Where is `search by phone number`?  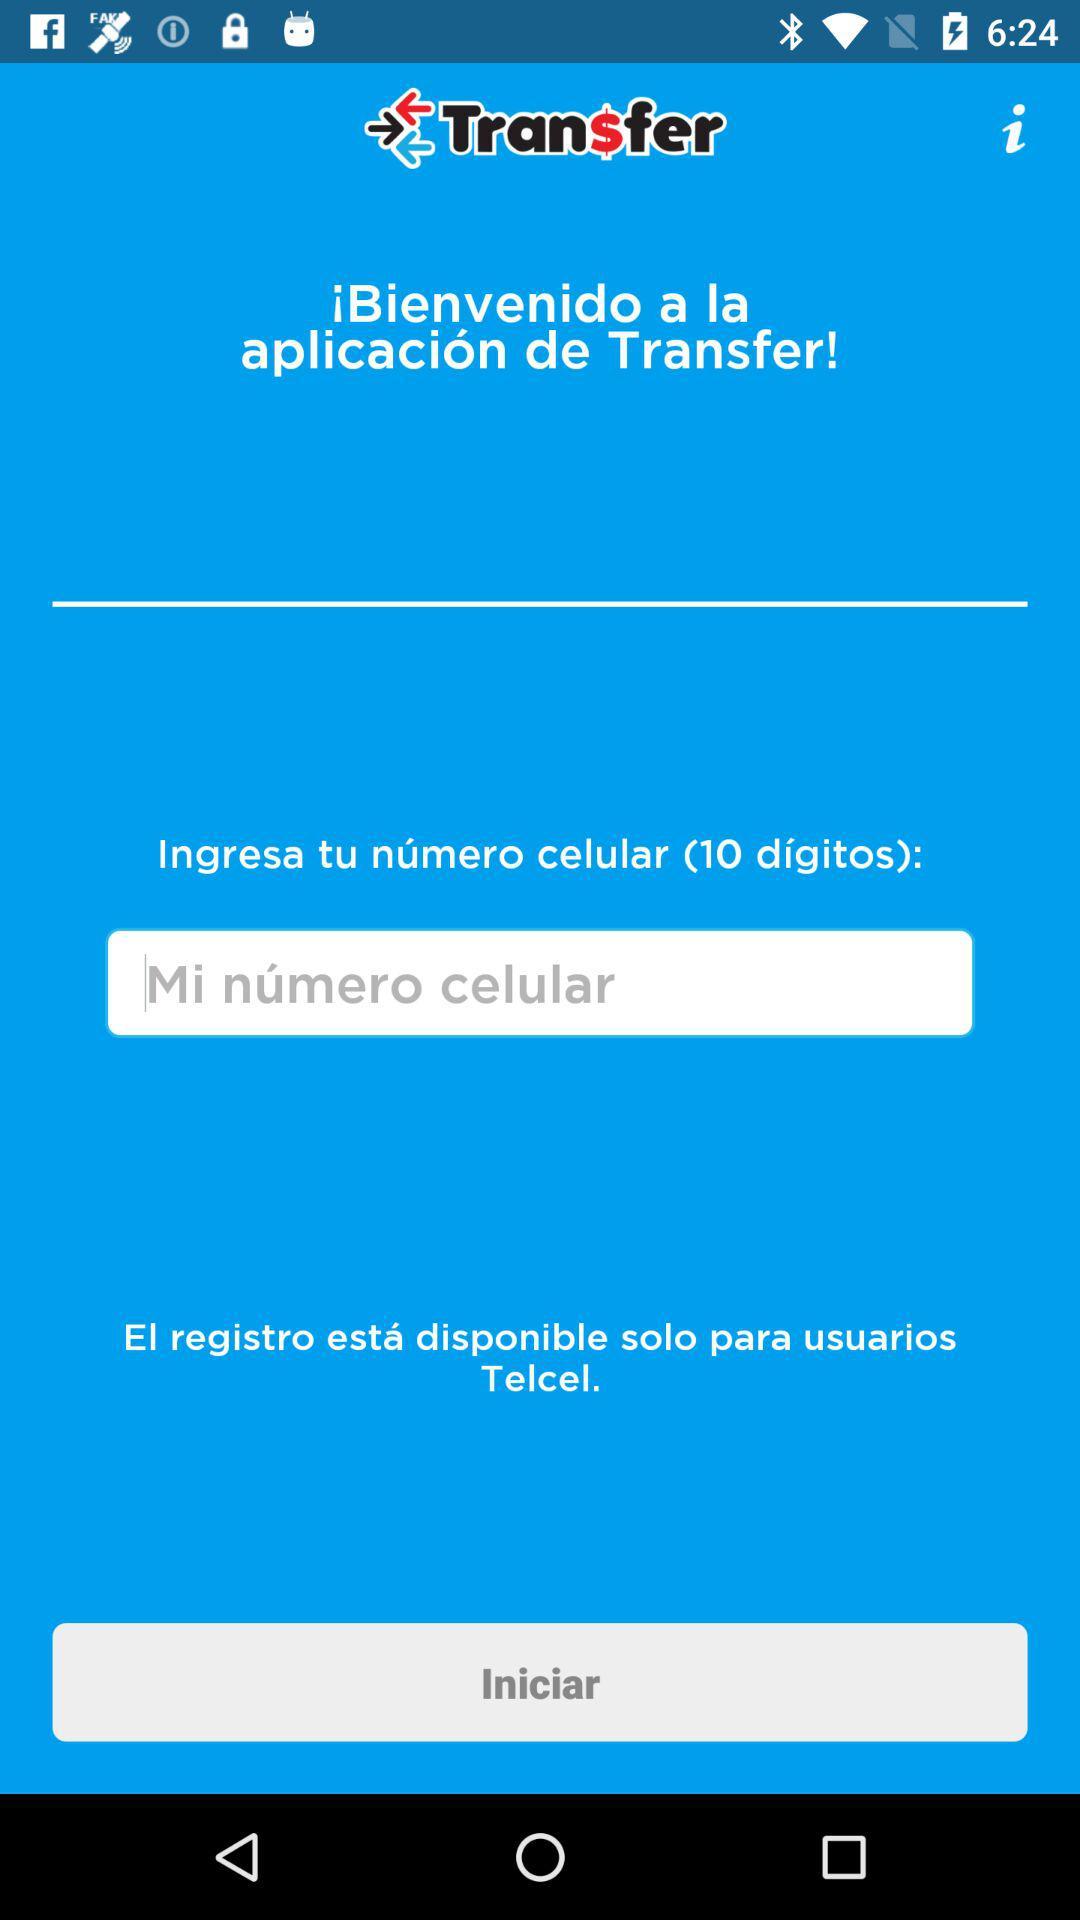 search by phone number is located at coordinates (540, 982).